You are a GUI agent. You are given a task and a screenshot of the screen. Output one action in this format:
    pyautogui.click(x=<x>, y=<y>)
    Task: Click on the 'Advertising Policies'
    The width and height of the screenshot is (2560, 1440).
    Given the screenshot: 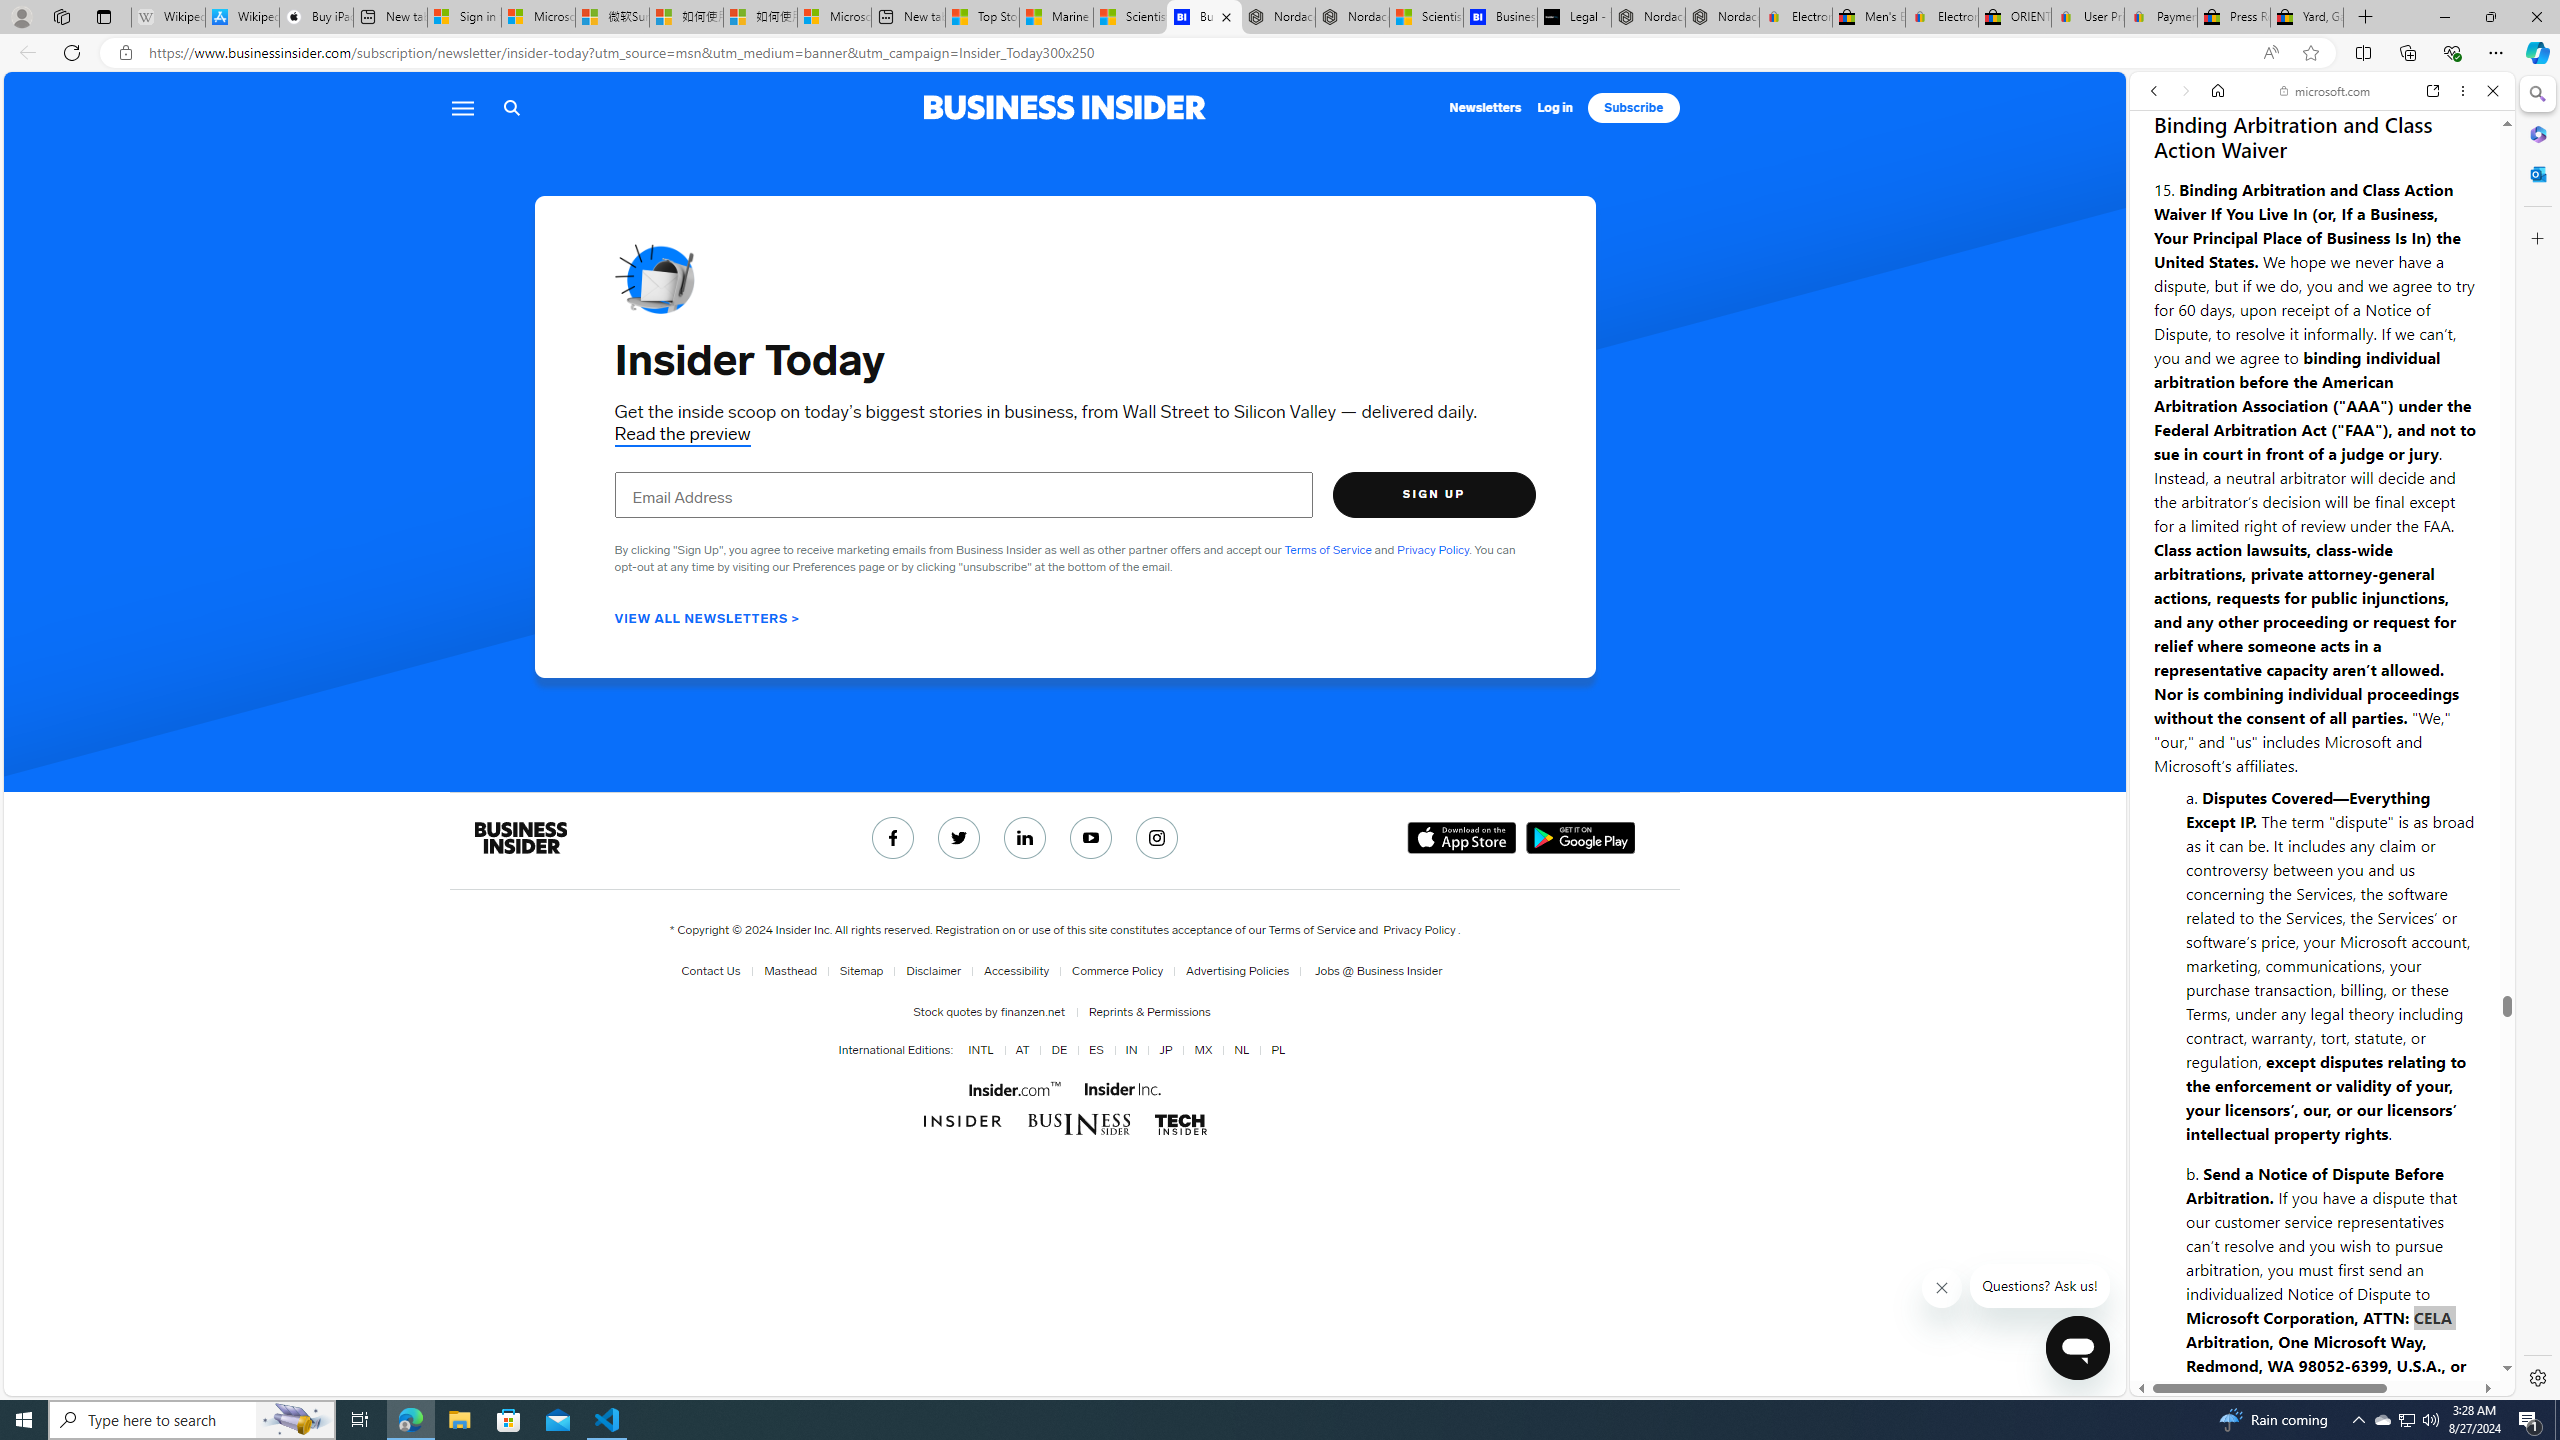 What is the action you would take?
    pyautogui.click(x=1236, y=970)
    